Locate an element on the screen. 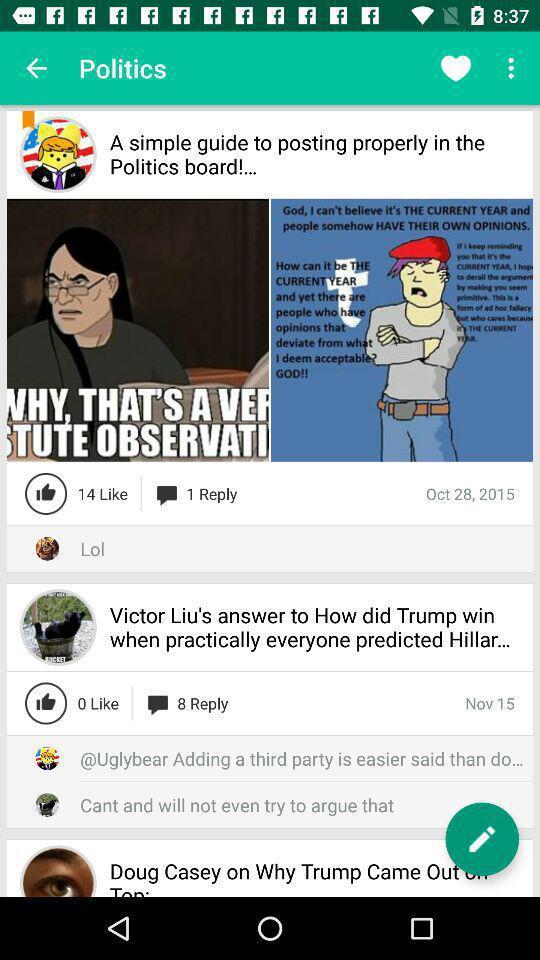 The height and width of the screenshot is (960, 540). like icon left to 14 like is located at coordinates (46, 493).